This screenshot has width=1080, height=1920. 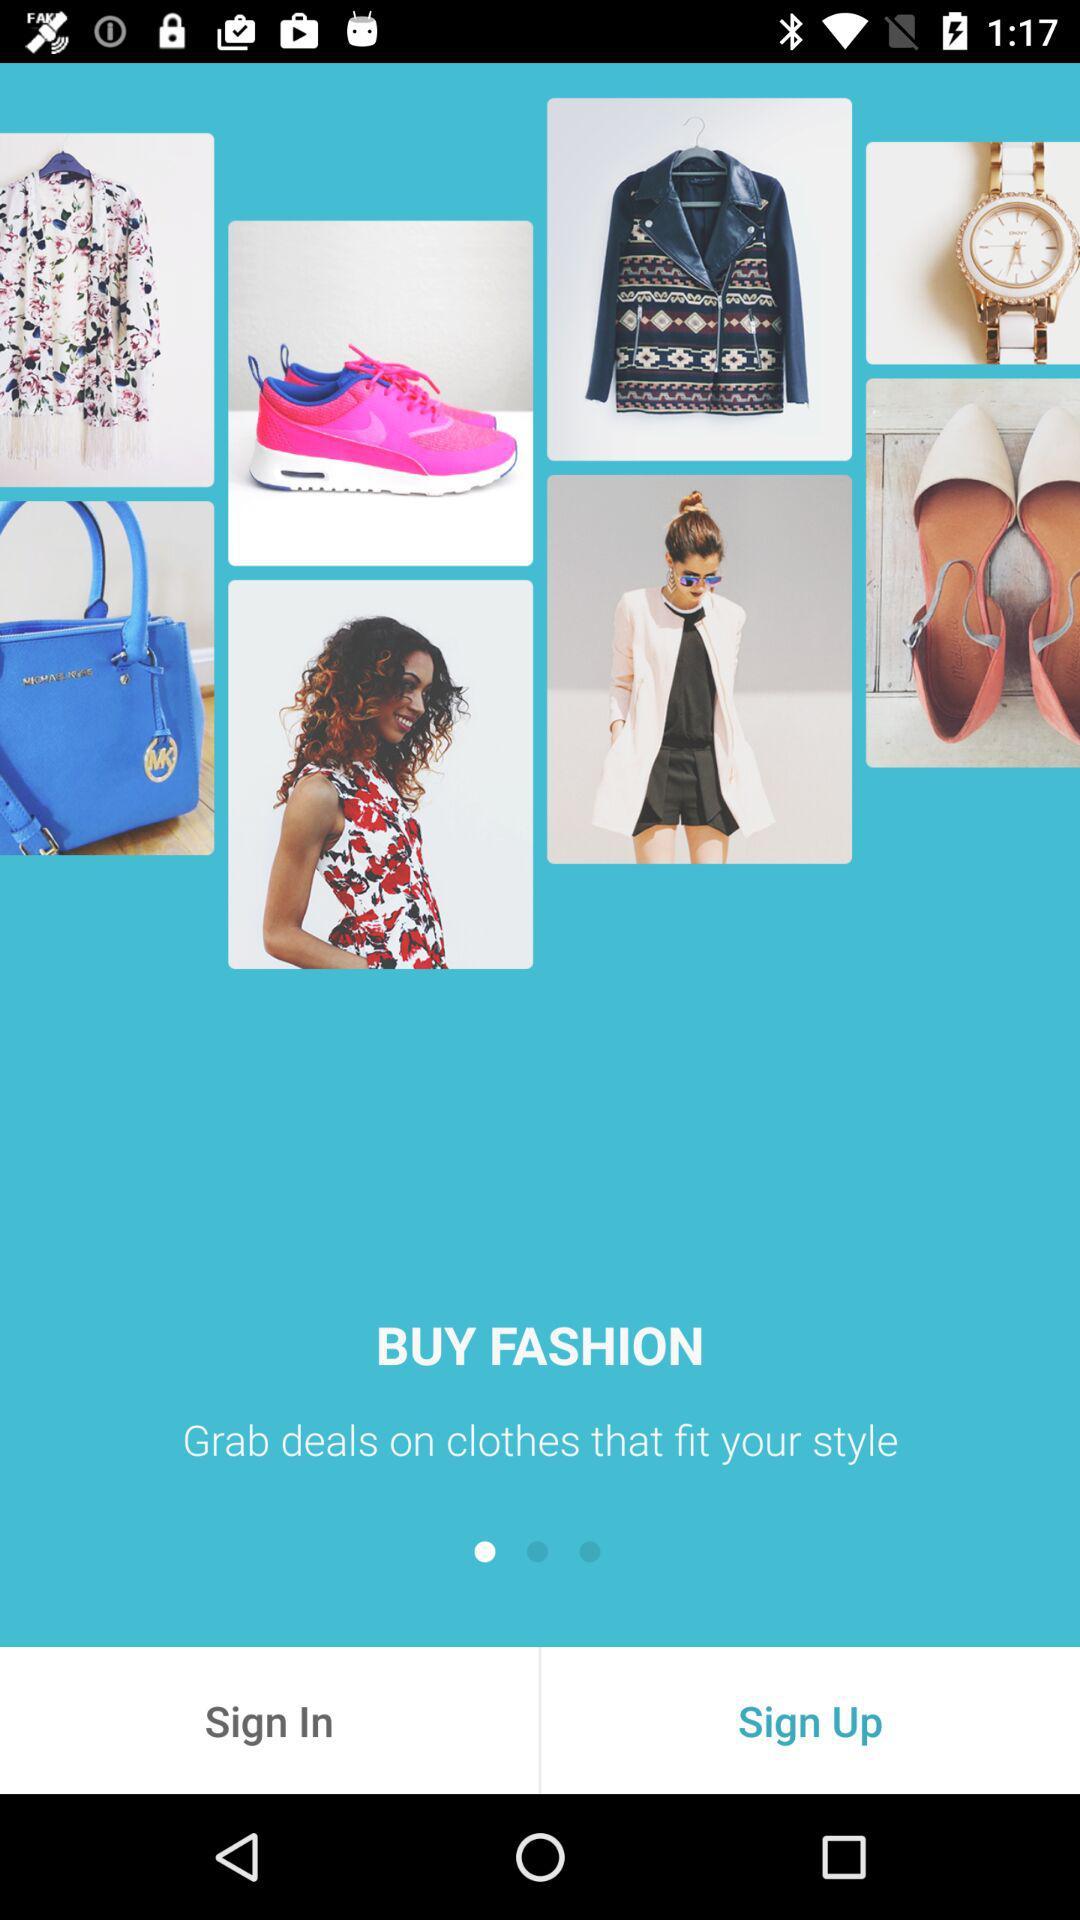 What do you see at coordinates (268, 1719) in the screenshot?
I see `the item at the bottom left corner` at bounding box center [268, 1719].